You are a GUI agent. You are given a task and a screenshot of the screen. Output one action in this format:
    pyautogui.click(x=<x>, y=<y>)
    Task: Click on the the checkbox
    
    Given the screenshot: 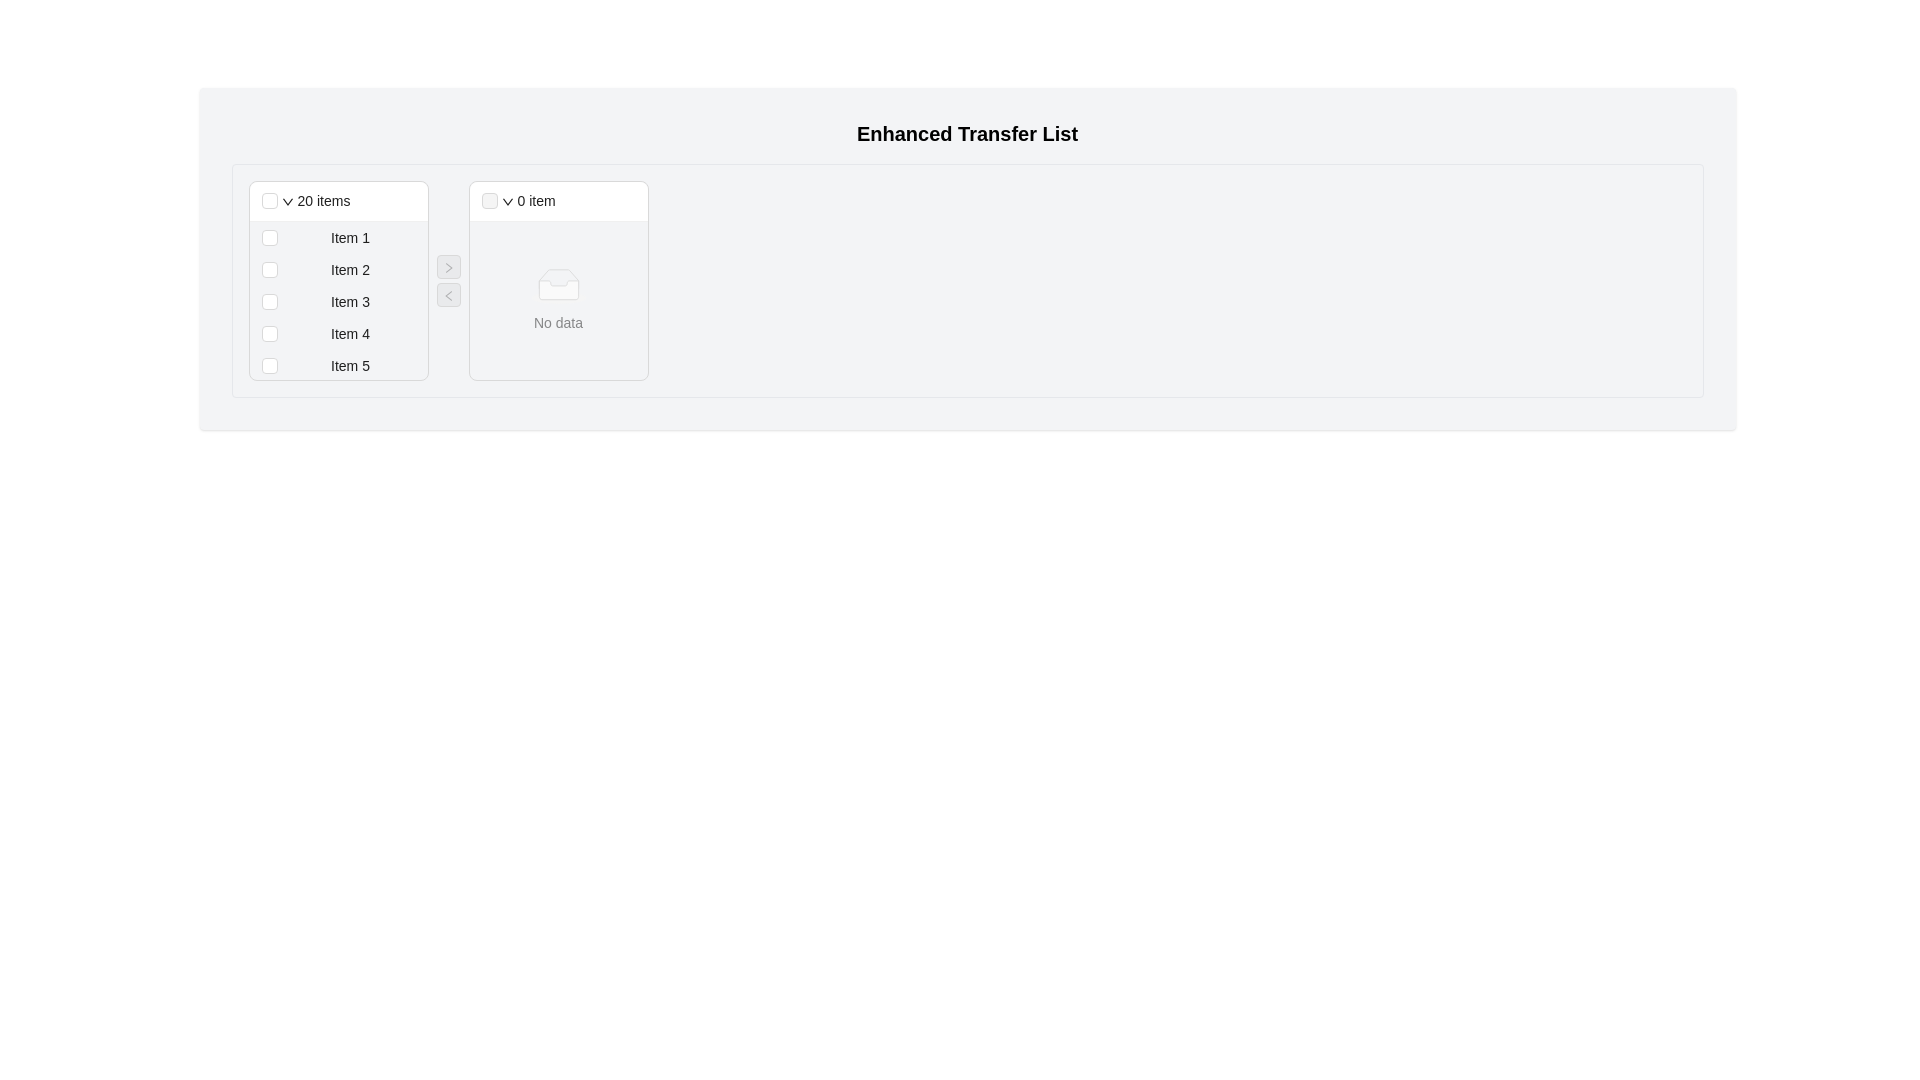 What is the action you would take?
    pyautogui.click(x=338, y=270)
    